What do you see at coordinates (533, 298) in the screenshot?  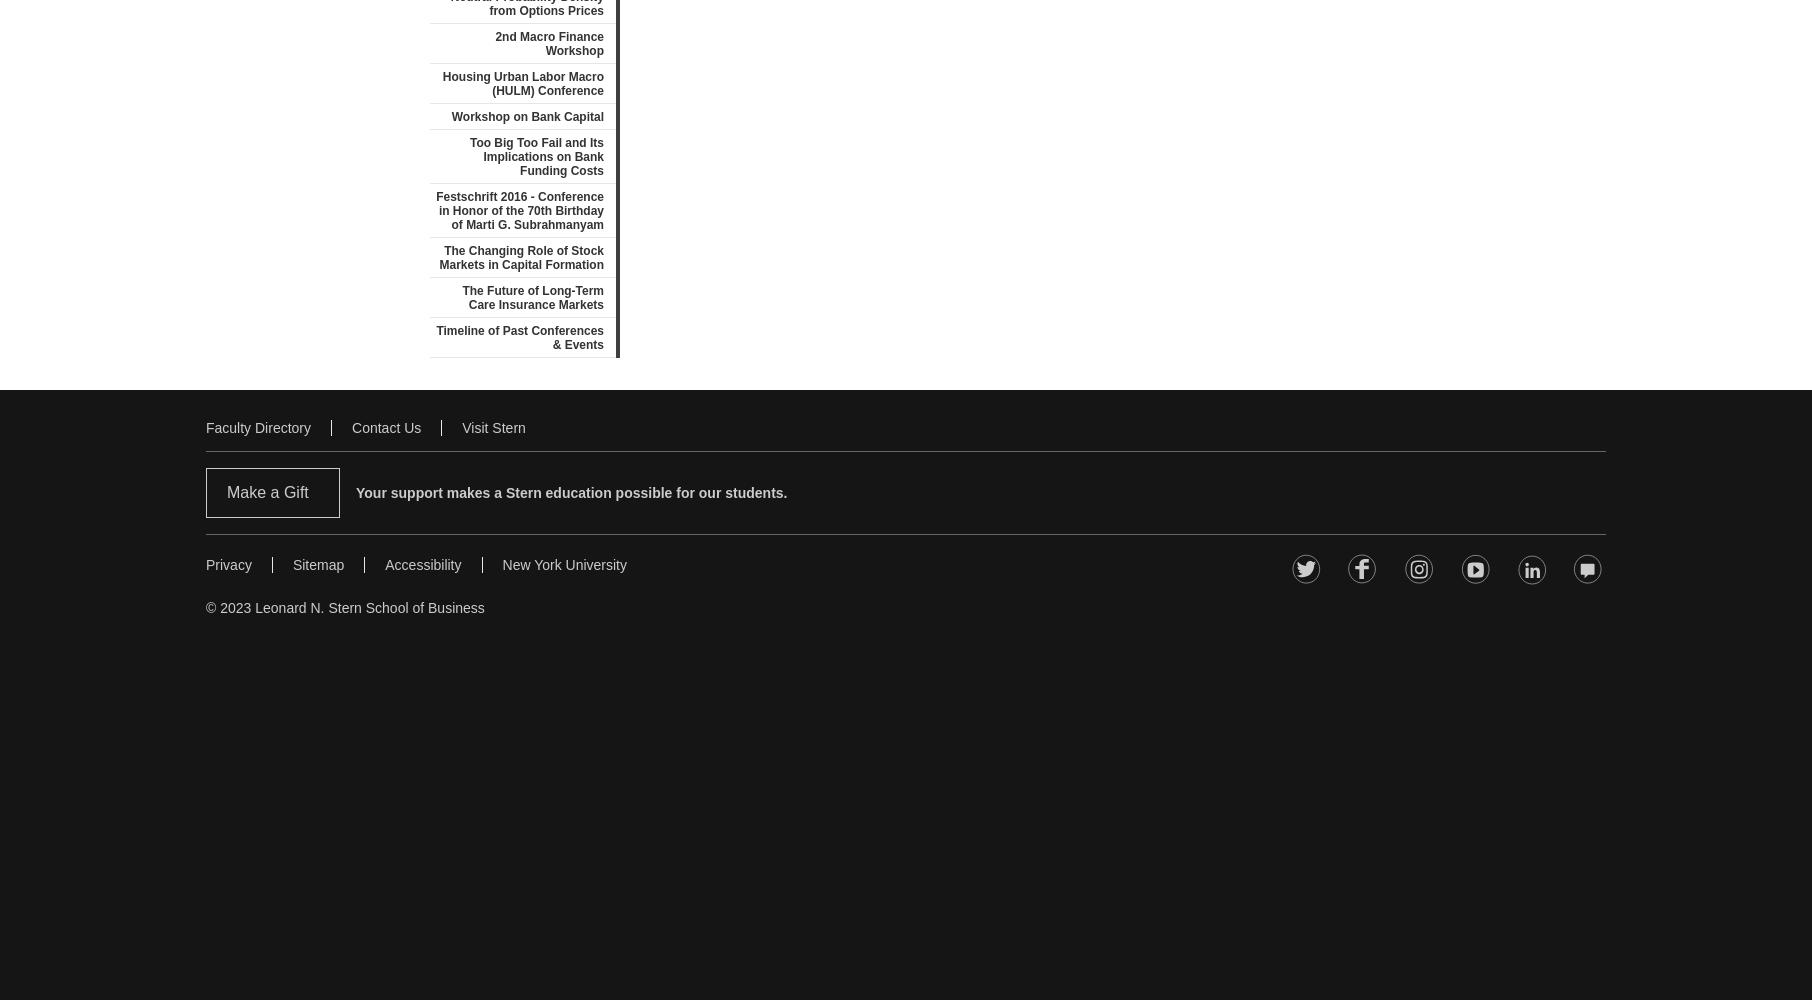 I see `'The Future of Long-Term Care Insurance Markets'` at bounding box center [533, 298].